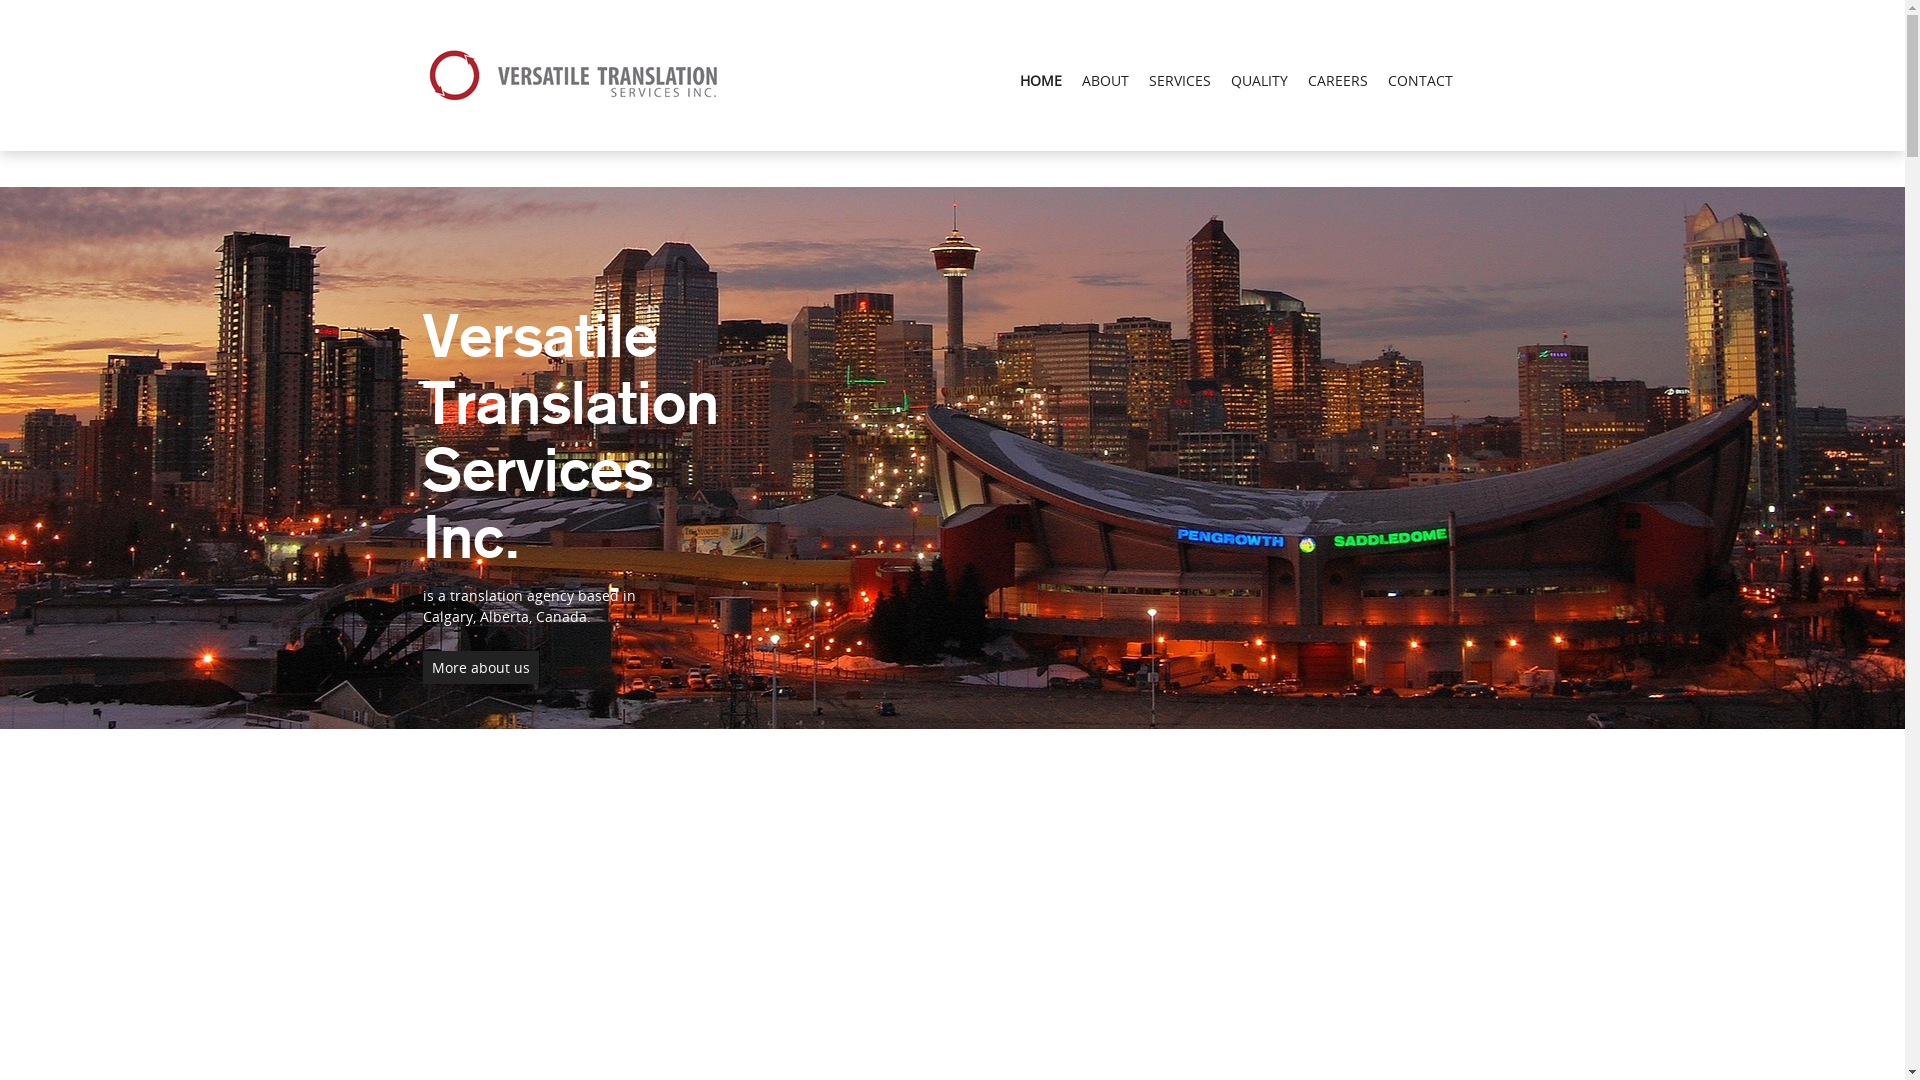  I want to click on 'Google+', so click(27, 10).